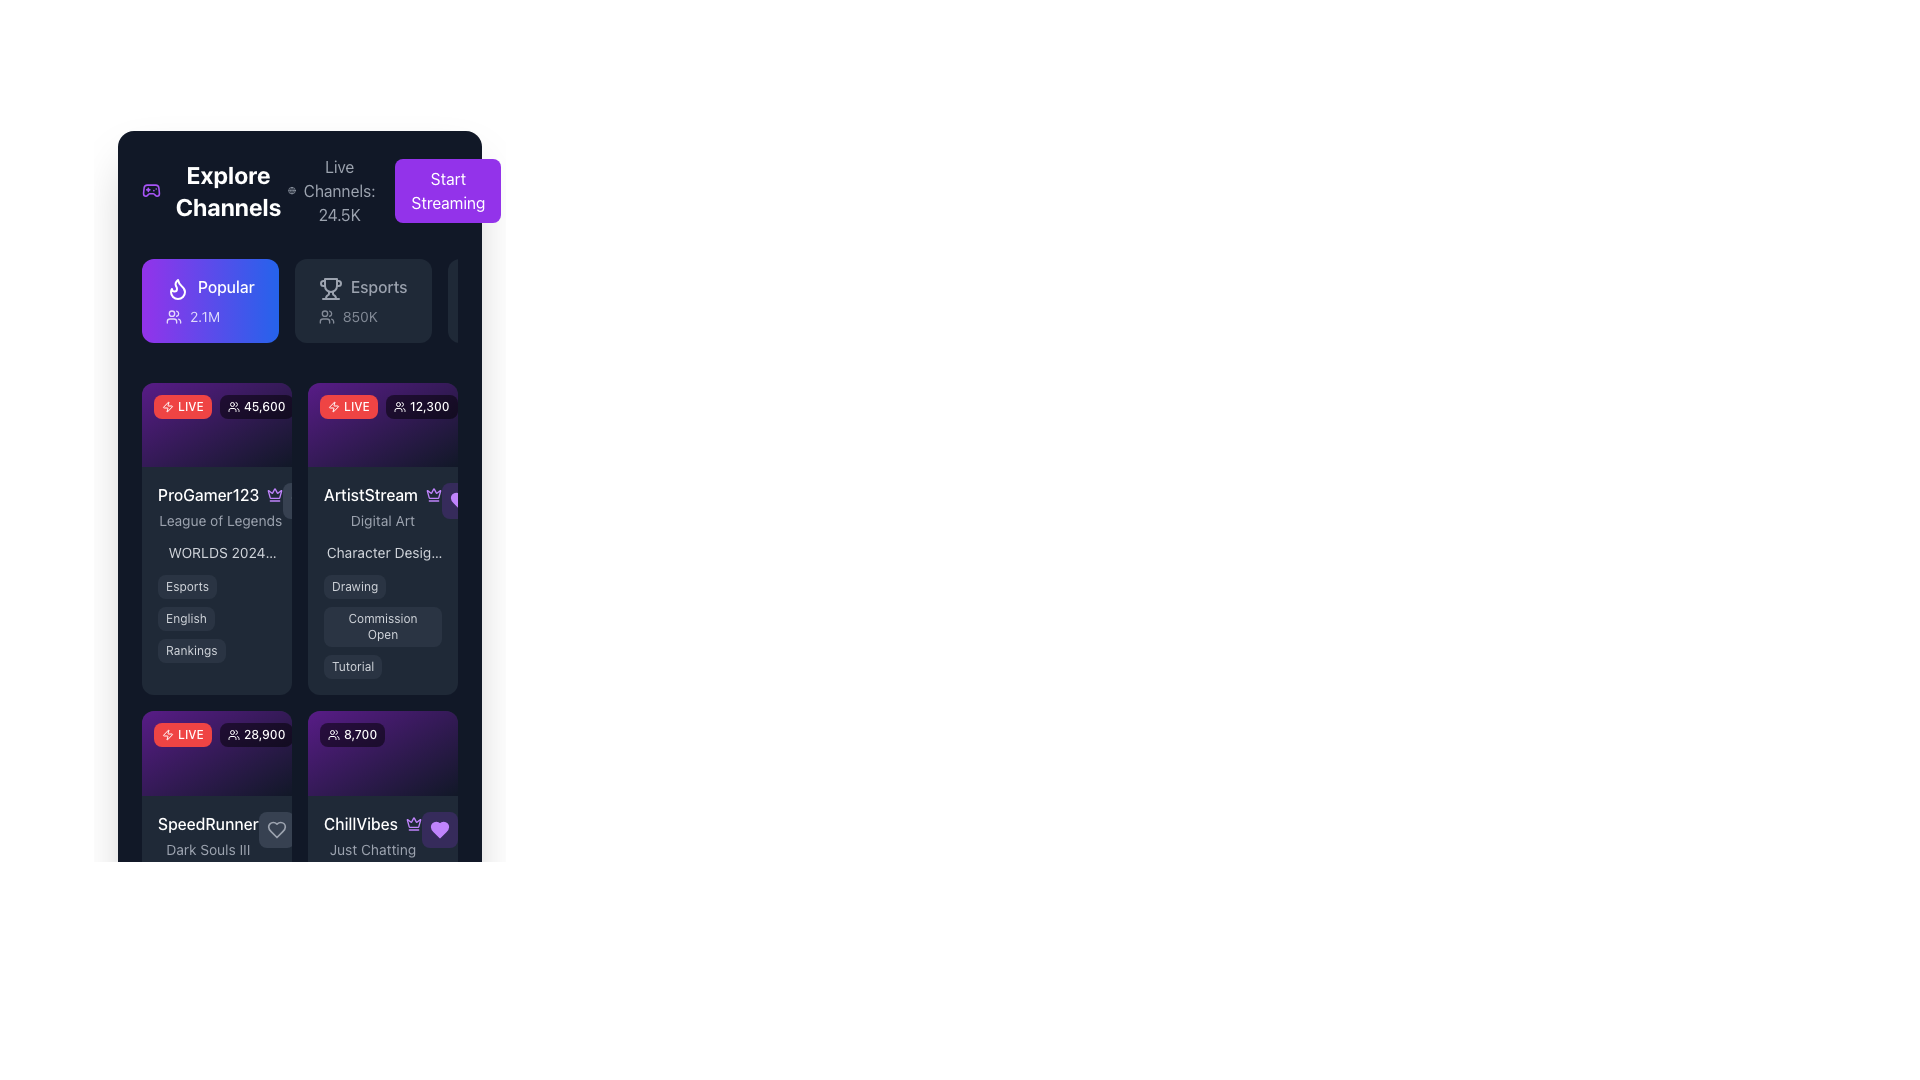  I want to click on the static text label displaying 'Just Chatting' in a small, gray font, which is located directly beneath the 'ChillVibes' label in a structured list or grid interface, so click(373, 849).